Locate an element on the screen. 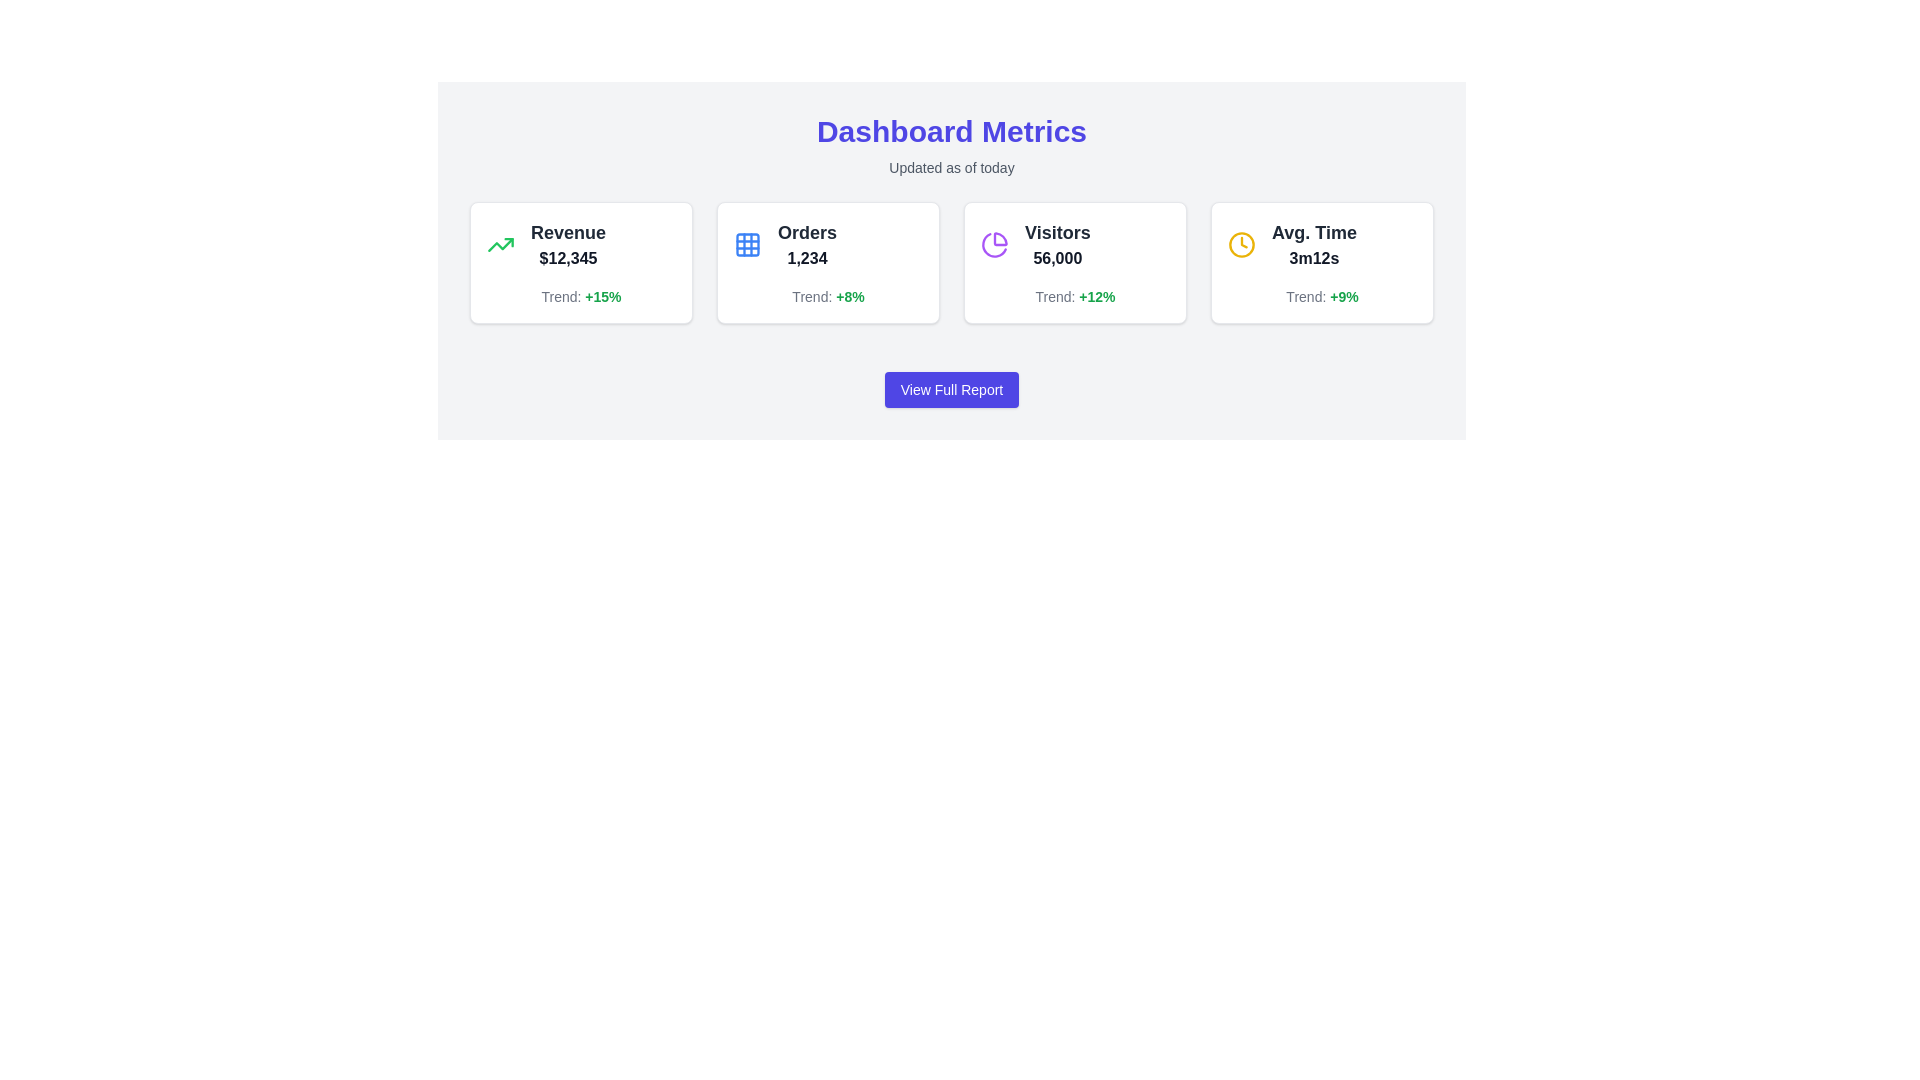  the decorative icon representing a positive revenue trend located at the top-left corner of the 'Revenue' card, above the text 'Revenue $12,345' is located at coordinates (500, 244).